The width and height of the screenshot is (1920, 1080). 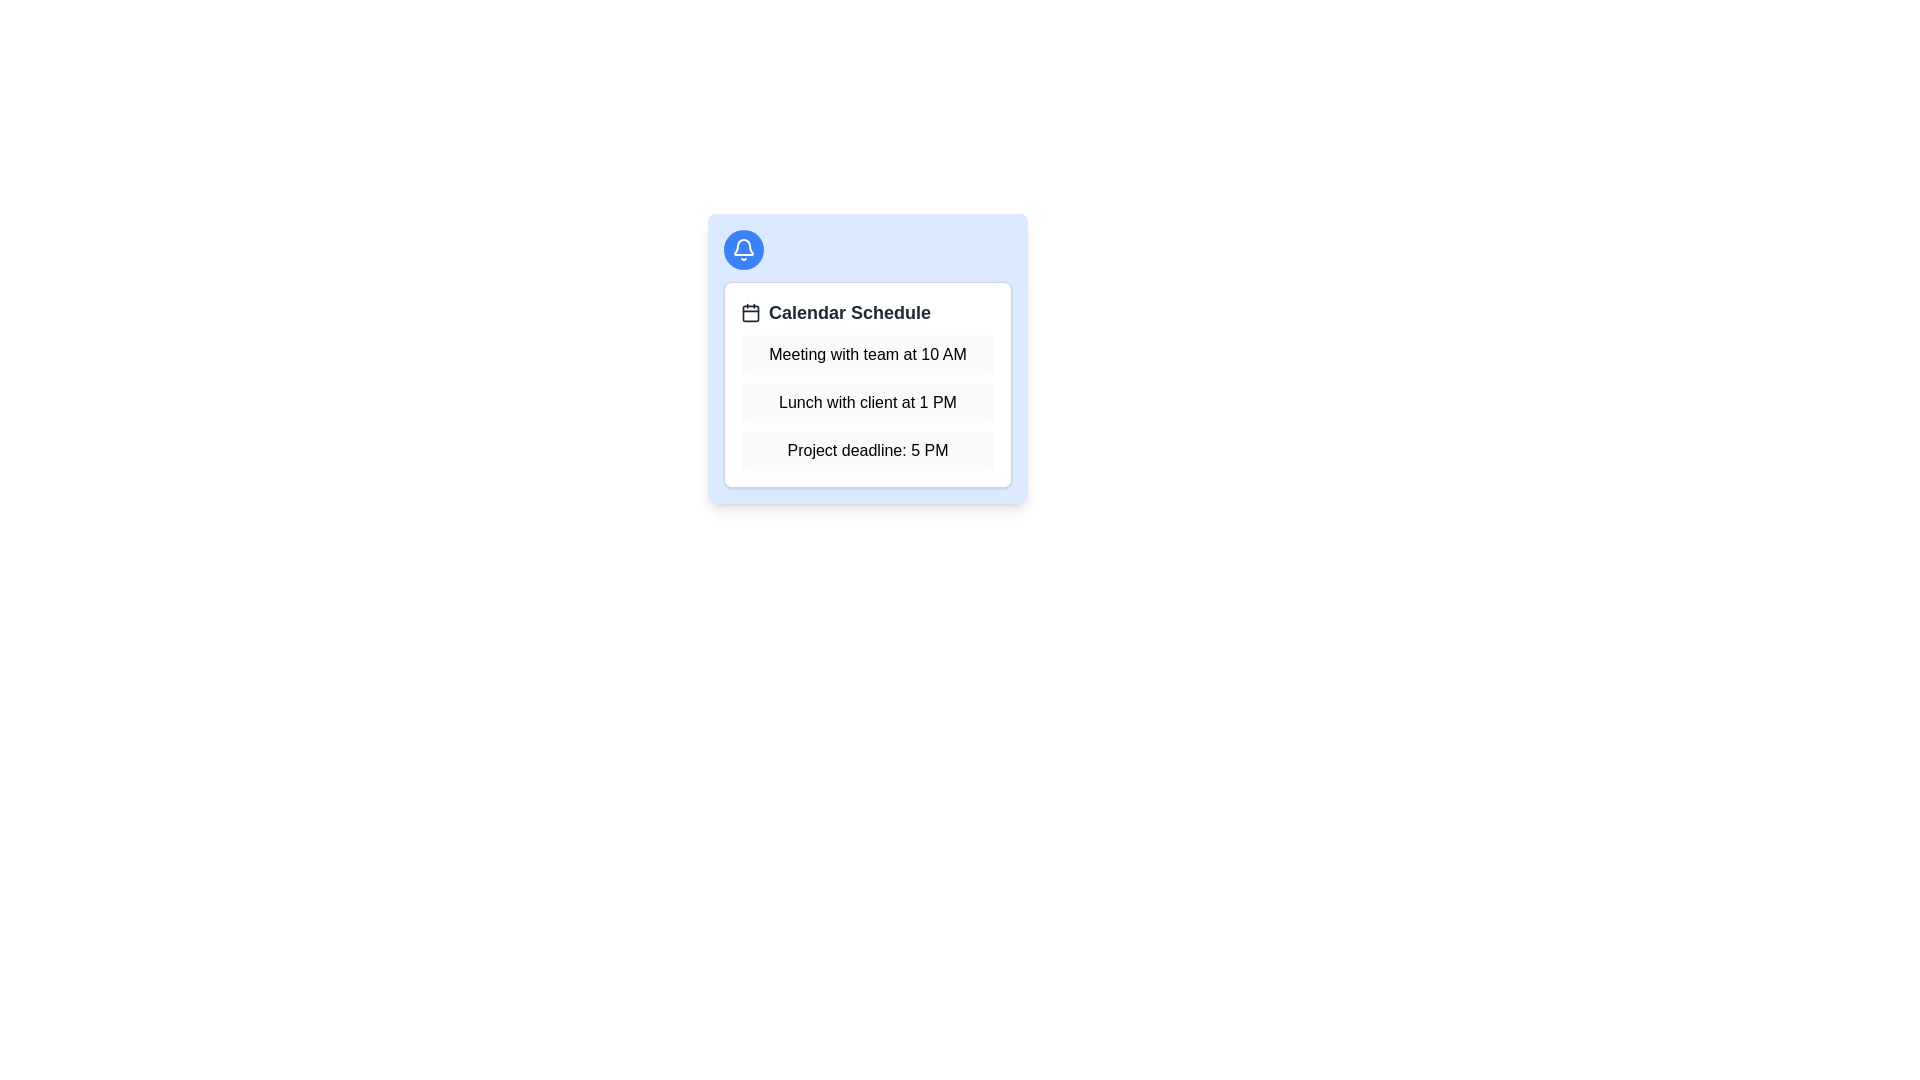 I want to click on the bell icon, which is outlined in a thin style and set within a blue circular background, located in the top-left corner of the 'Calendar Schedule' card, so click(x=743, y=246).